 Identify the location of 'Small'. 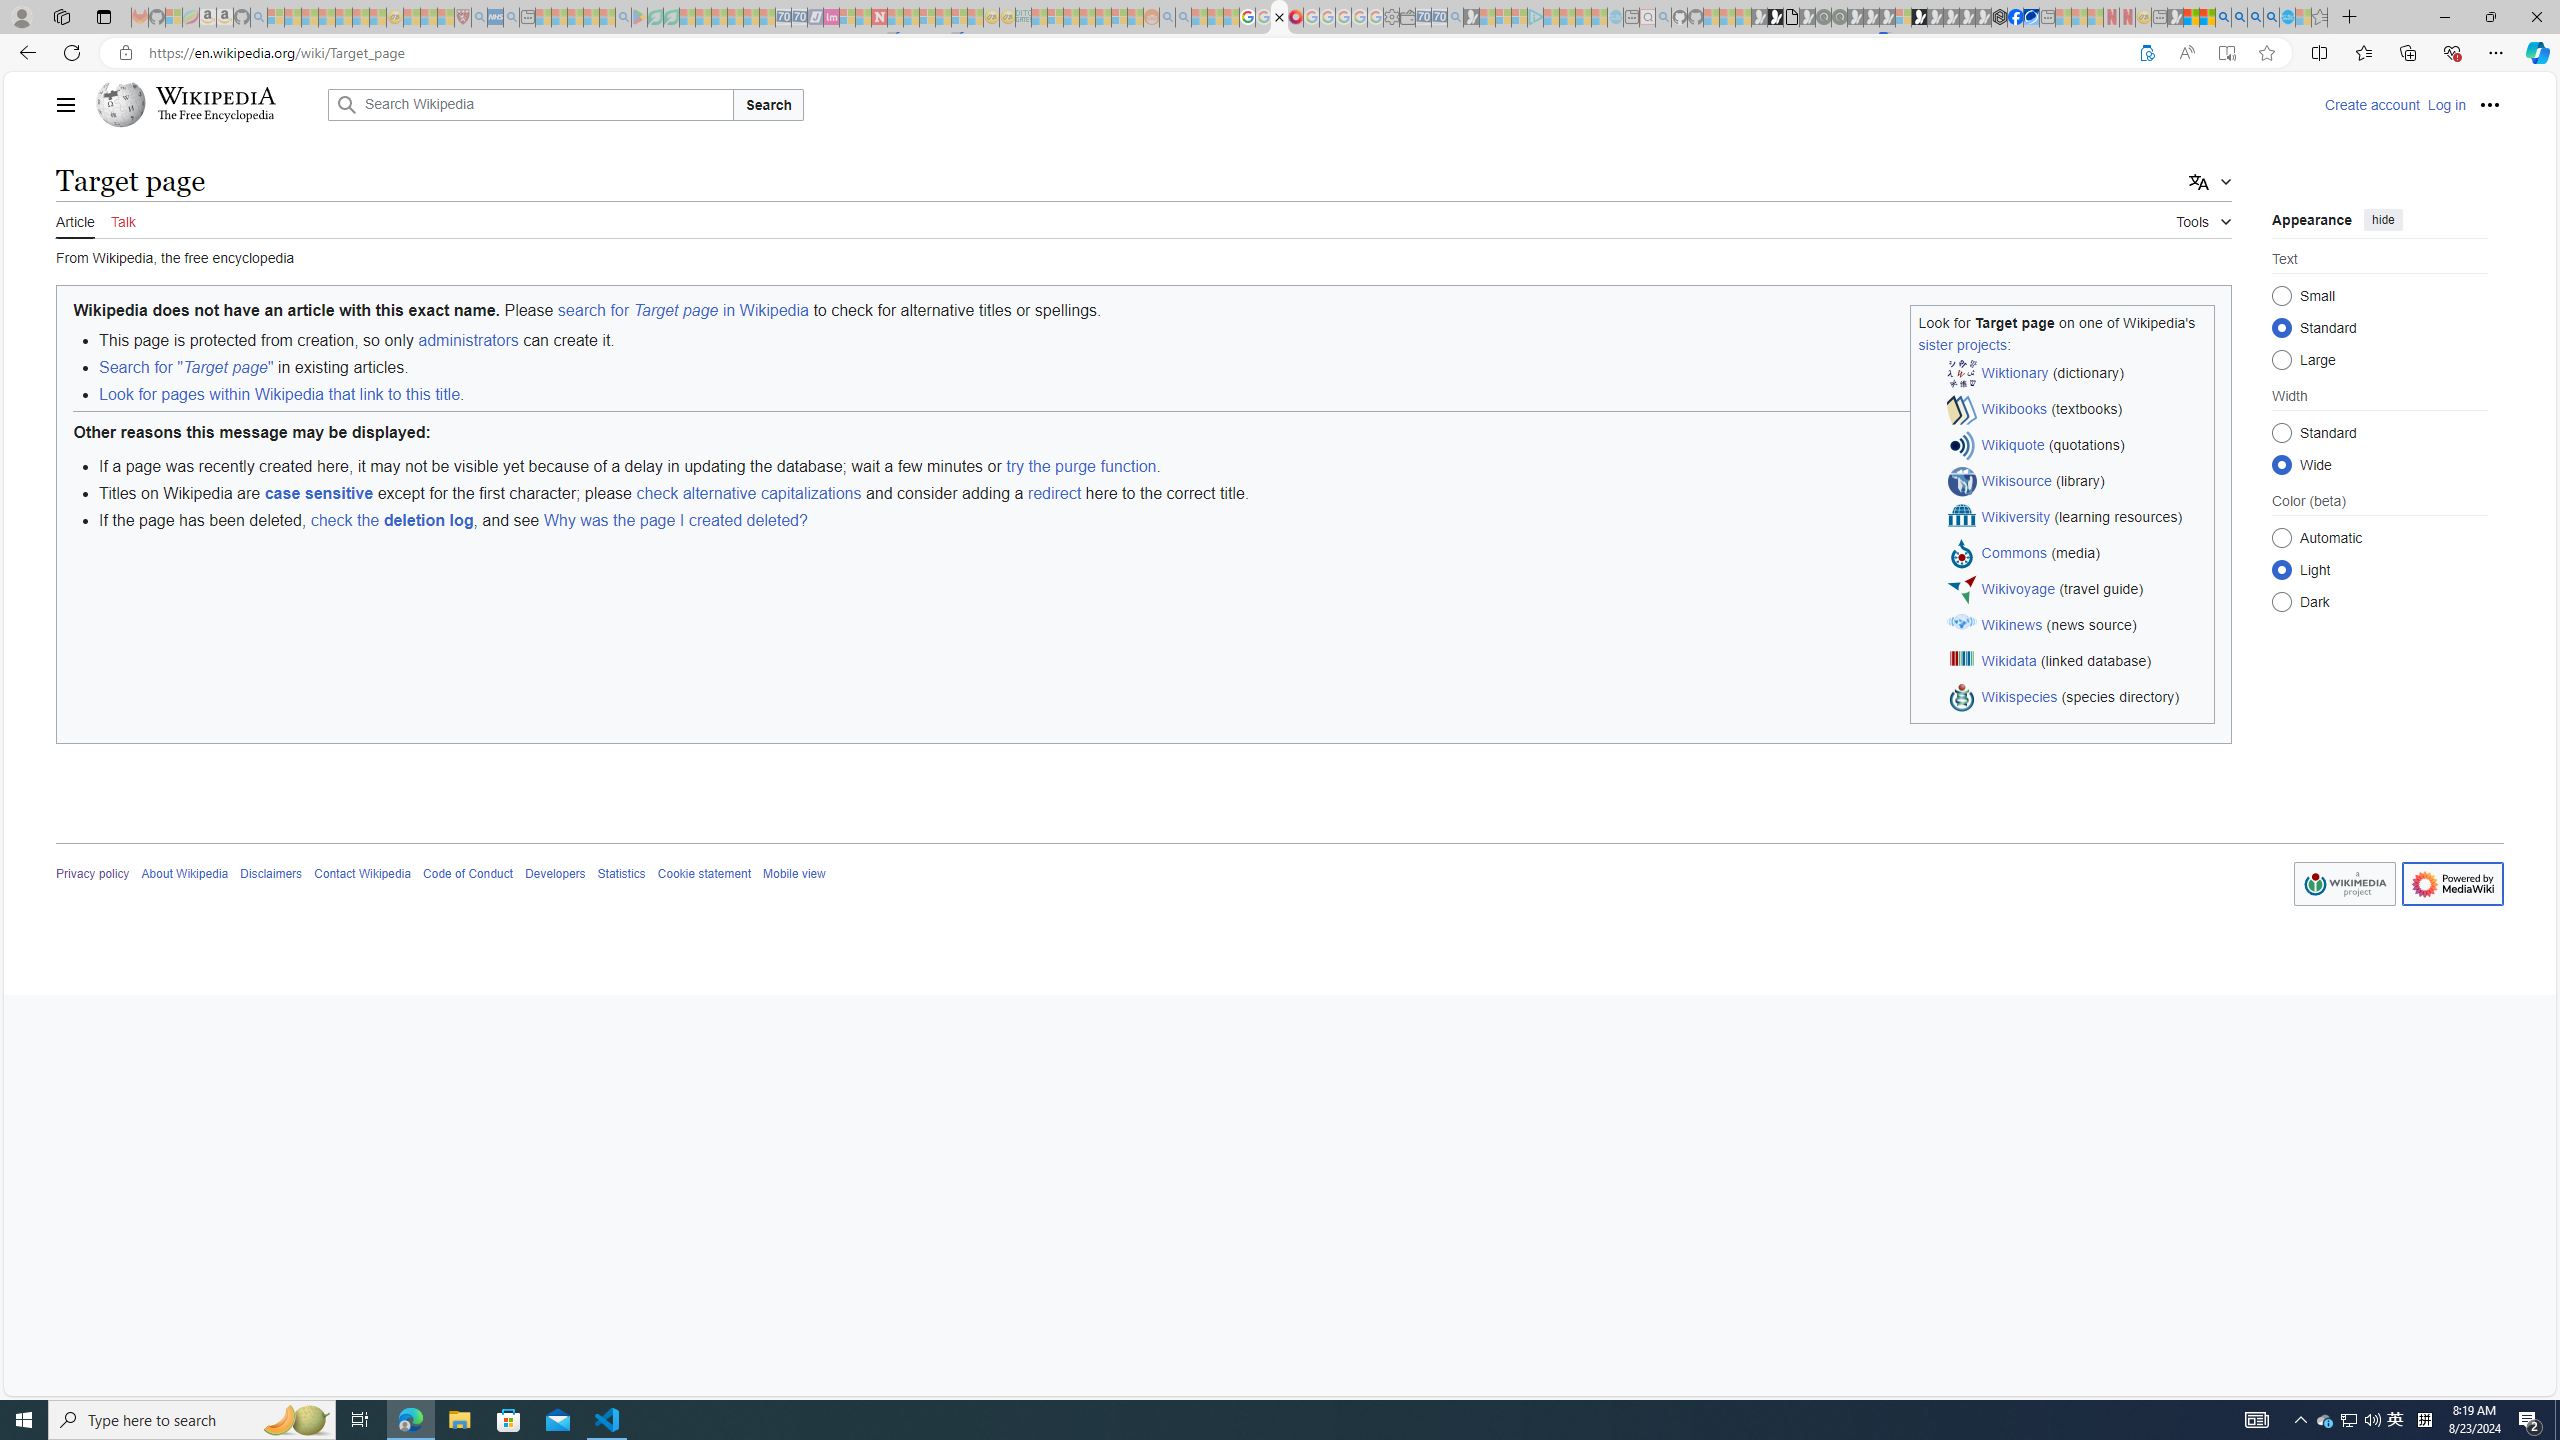
(2282, 294).